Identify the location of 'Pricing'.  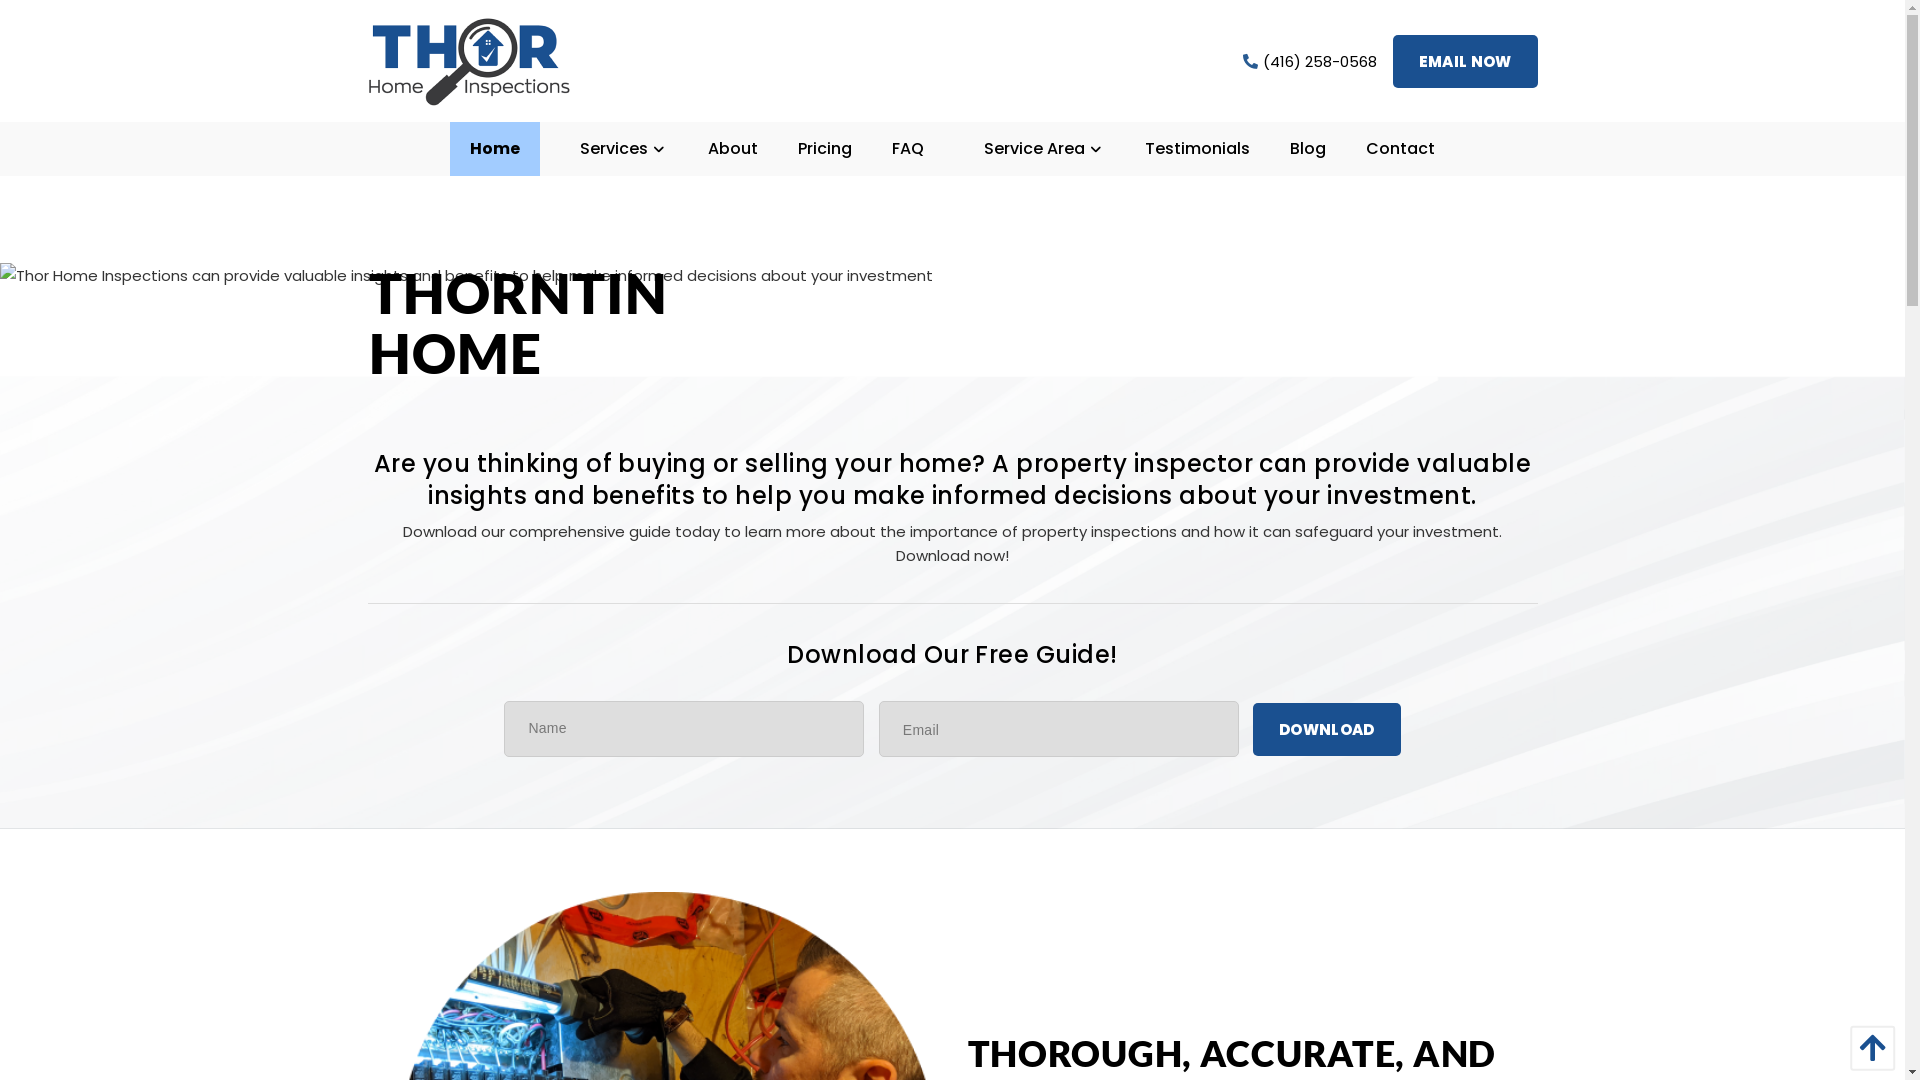
(825, 148).